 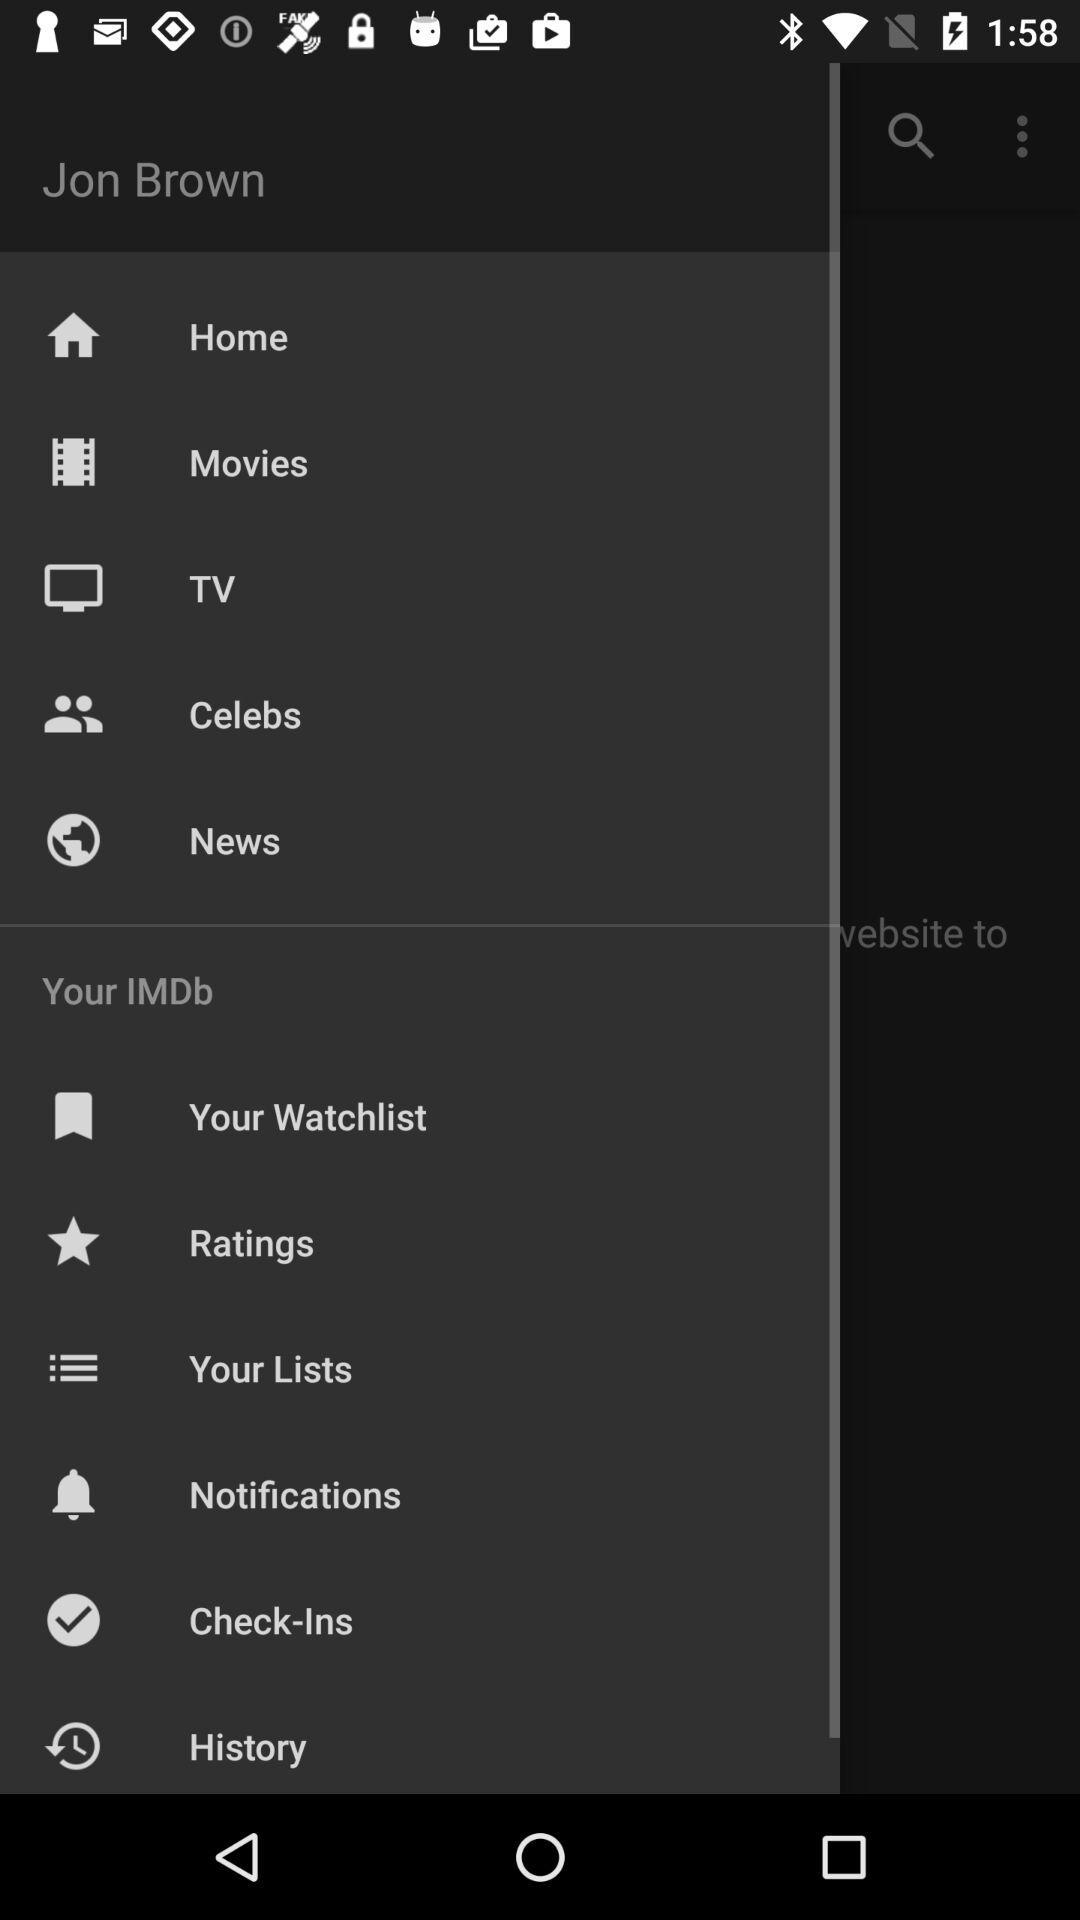 What do you see at coordinates (911, 136) in the screenshot?
I see `the search icon which is on the top right side` at bounding box center [911, 136].